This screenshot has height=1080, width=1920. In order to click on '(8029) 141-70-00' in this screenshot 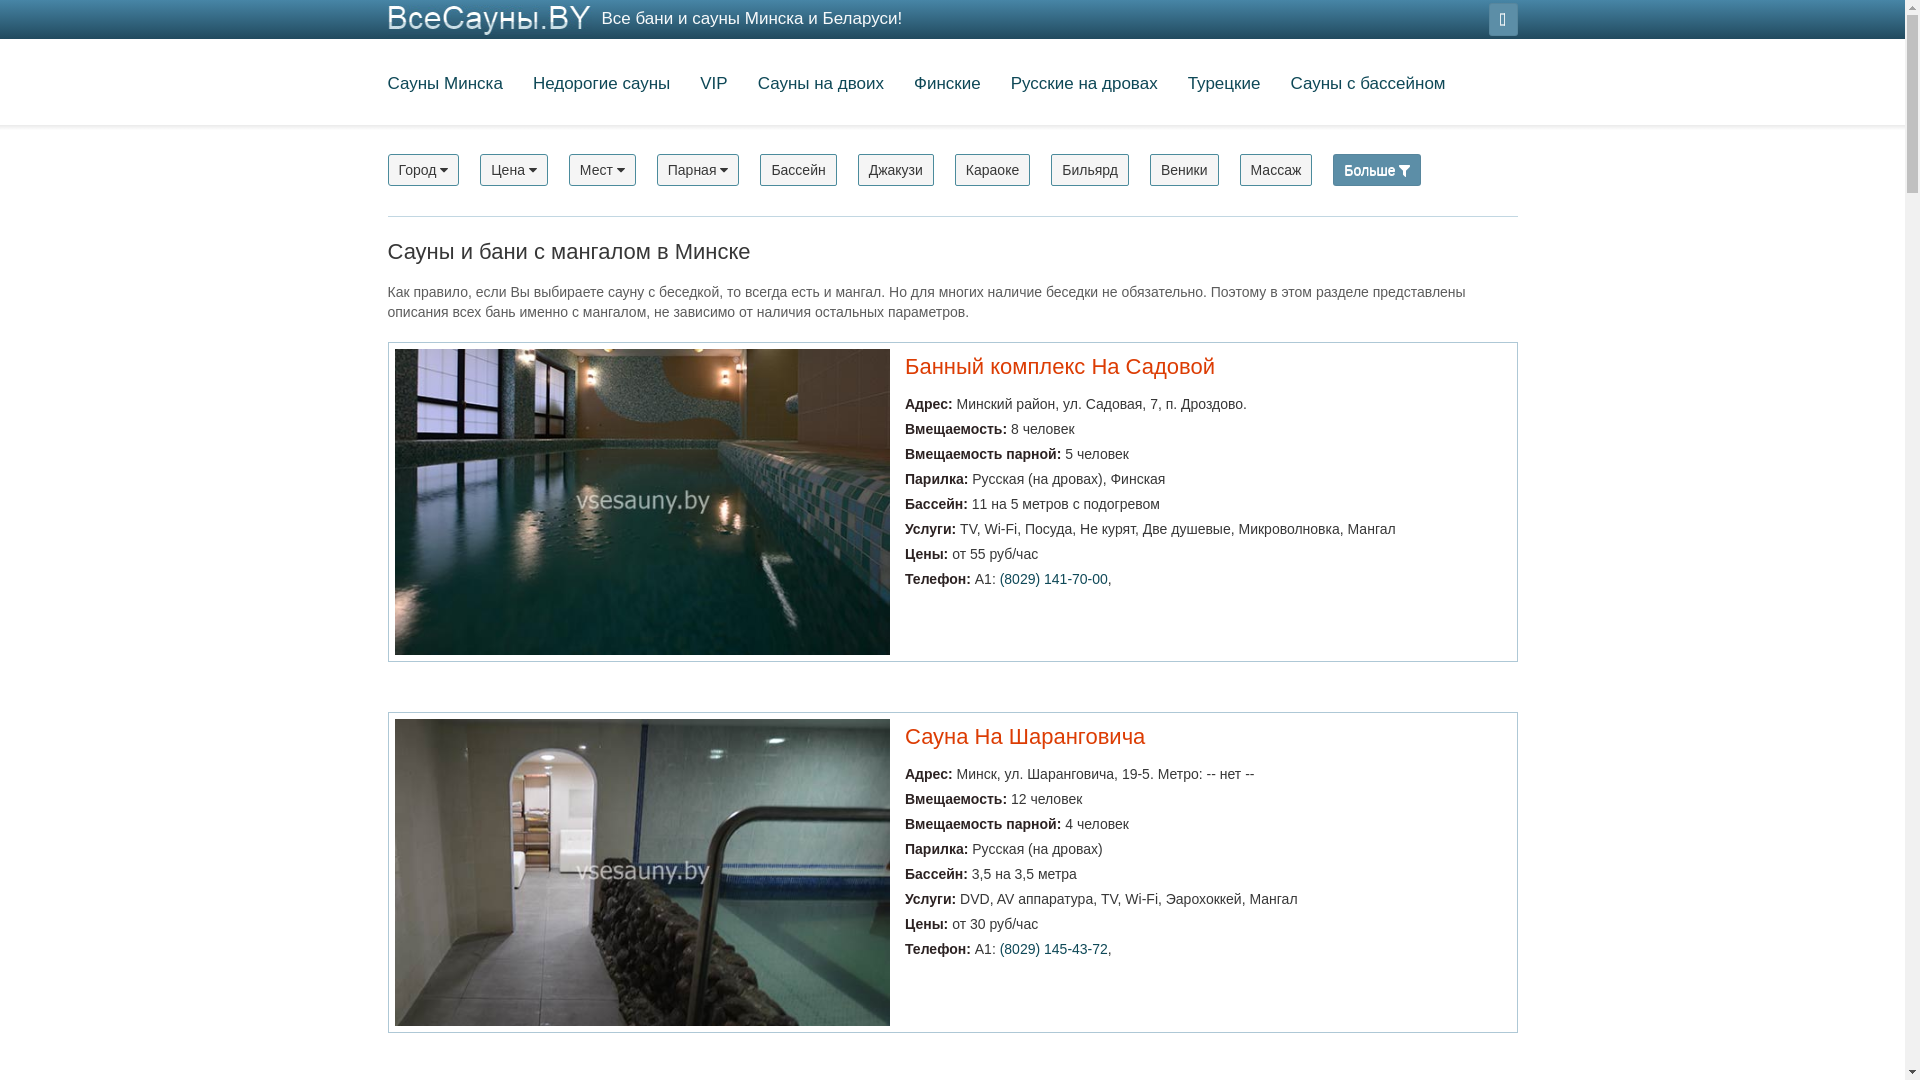, I will do `click(999, 578)`.